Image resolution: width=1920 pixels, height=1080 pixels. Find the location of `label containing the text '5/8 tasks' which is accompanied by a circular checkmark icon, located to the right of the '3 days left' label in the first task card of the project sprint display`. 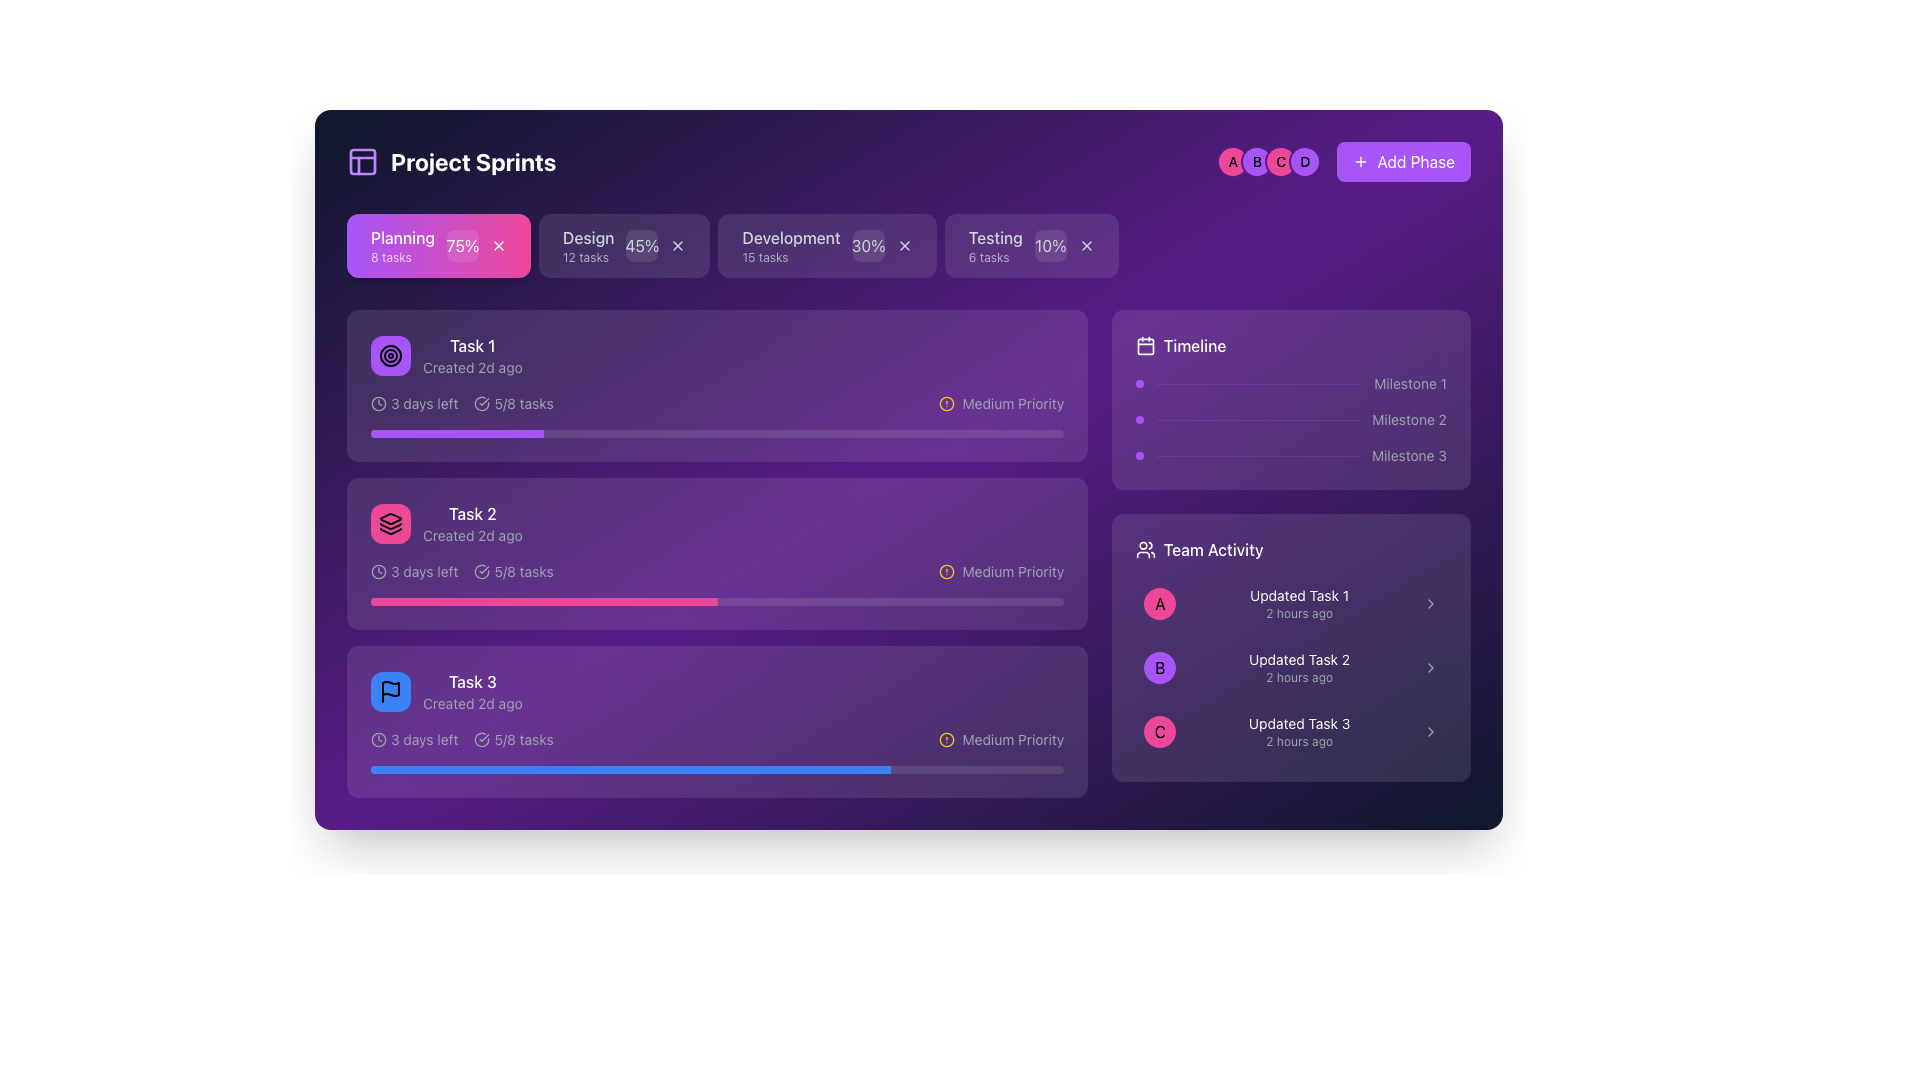

label containing the text '5/8 tasks' which is accompanied by a circular checkmark icon, located to the right of the '3 days left' label in the first task card of the project sprint display is located at coordinates (514, 404).